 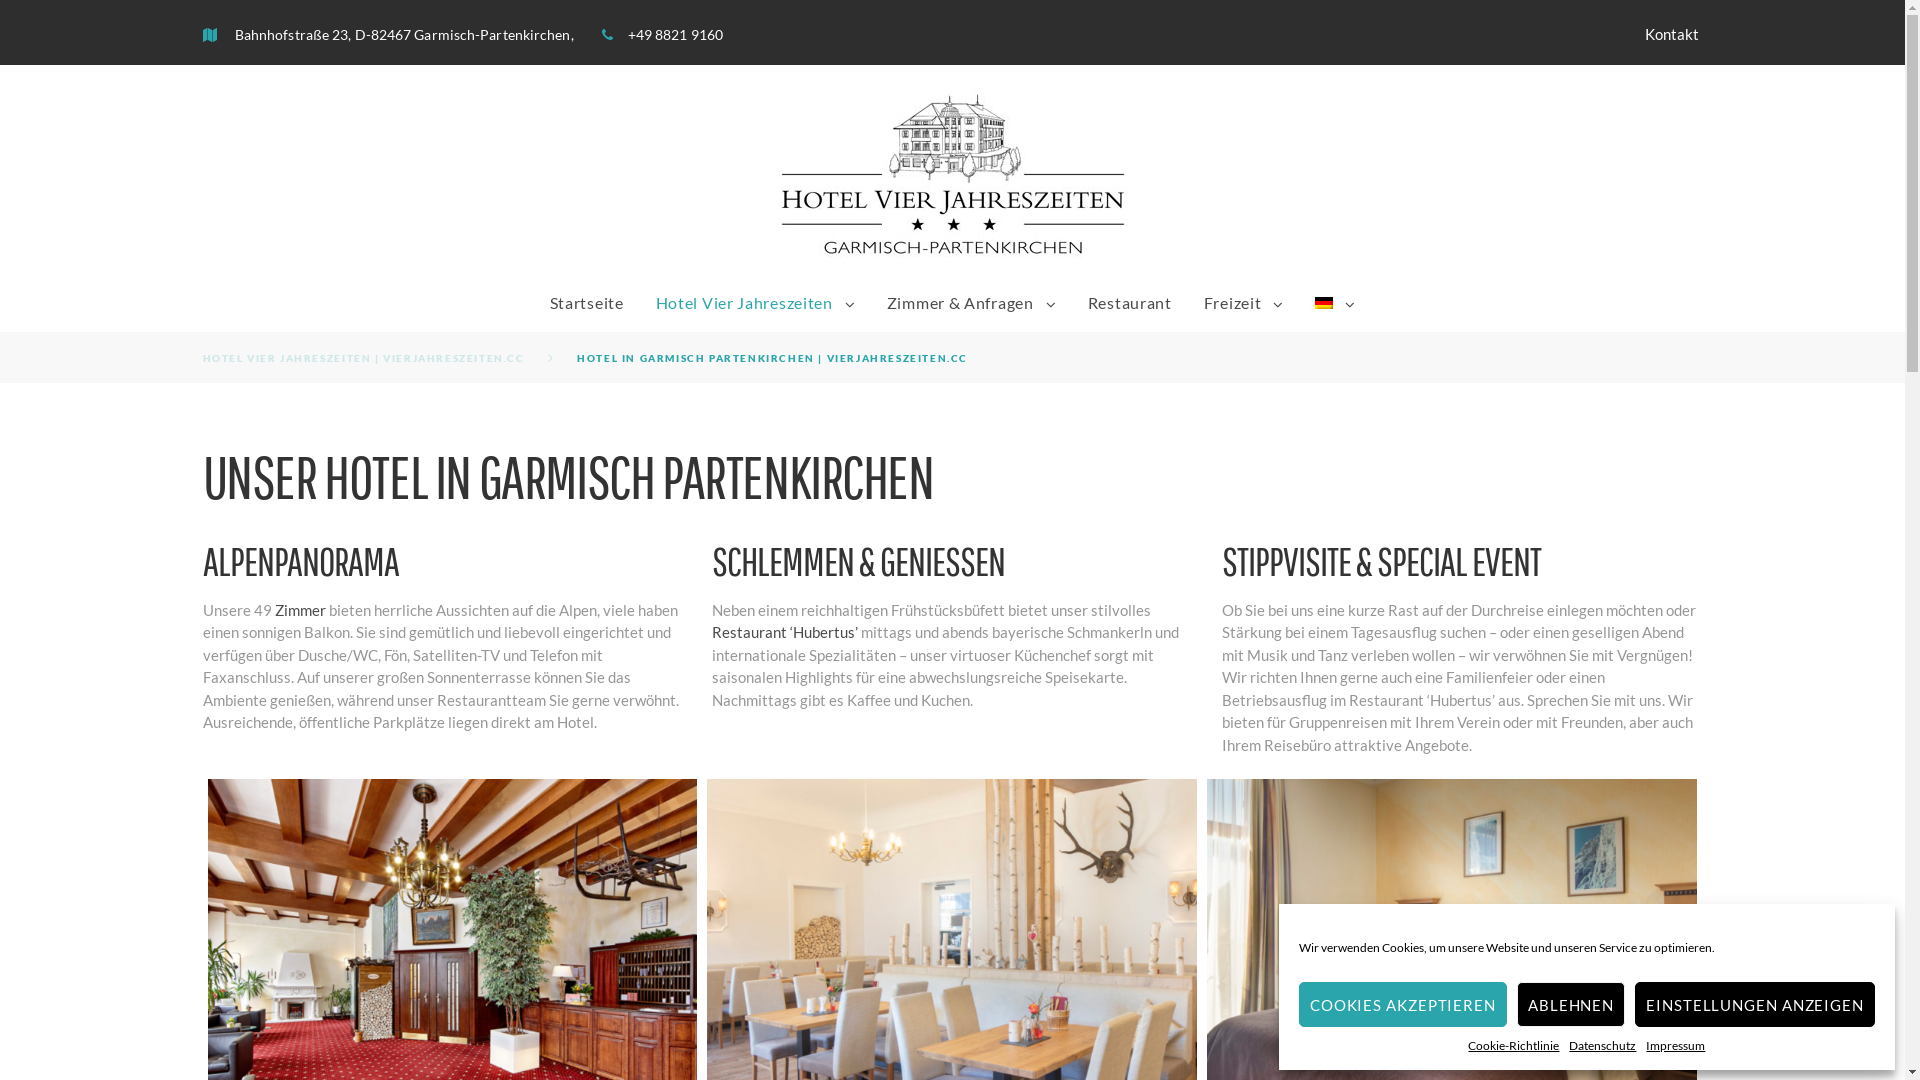 I want to click on 'Impressum', so click(x=1646, y=1044).